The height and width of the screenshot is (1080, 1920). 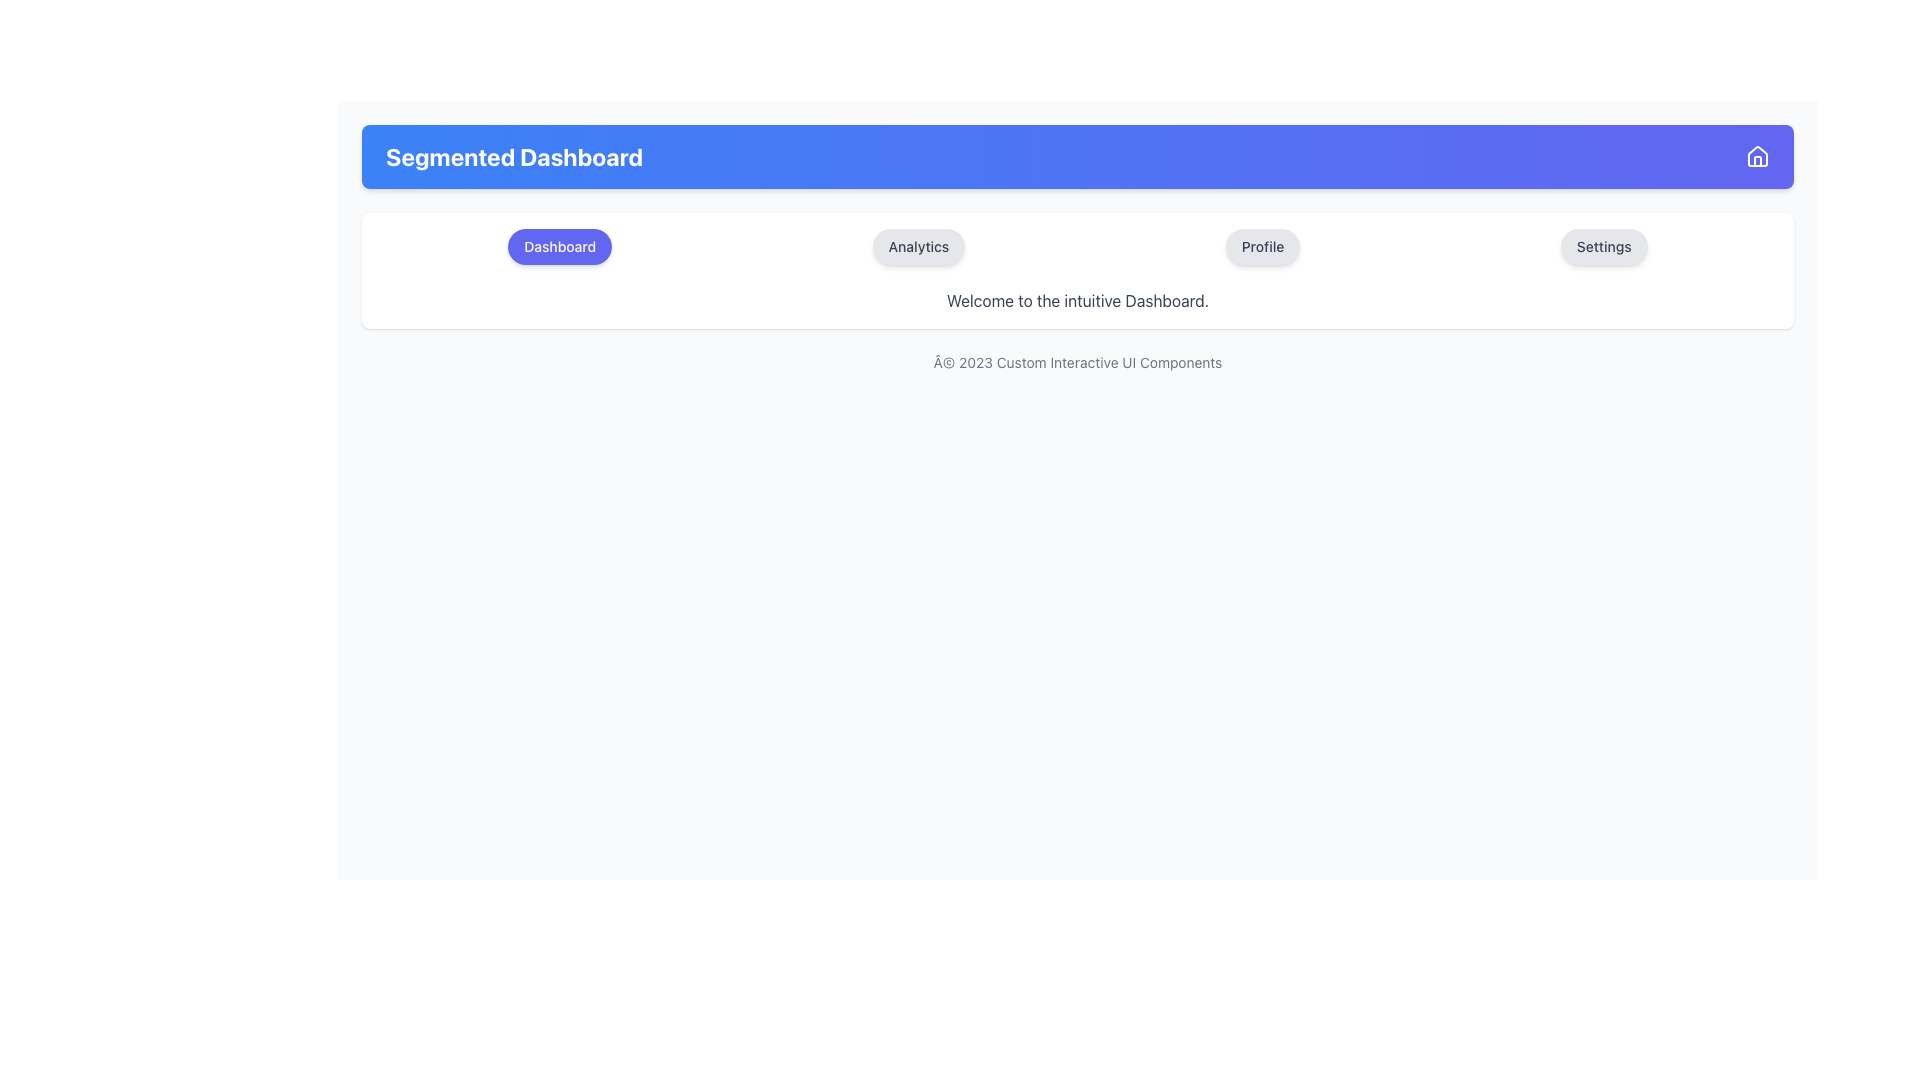 What do you see at coordinates (917, 245) in the screenshot?
I see `the 'Analytics' button, which is the second button in a row of four buttons` at bounding box center [917, 245].